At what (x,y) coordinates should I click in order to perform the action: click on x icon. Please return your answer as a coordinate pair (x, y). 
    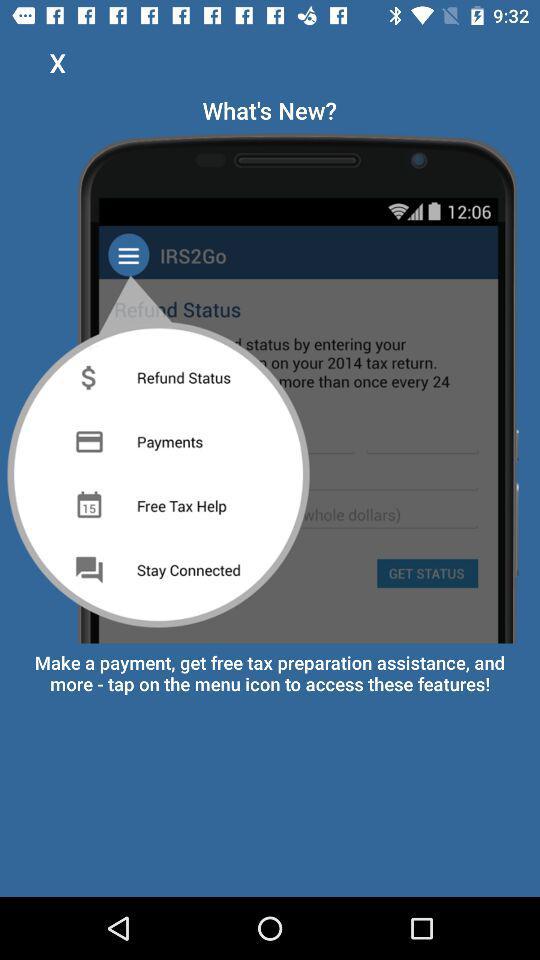
    Looking at the image, I should click on (57, 62).